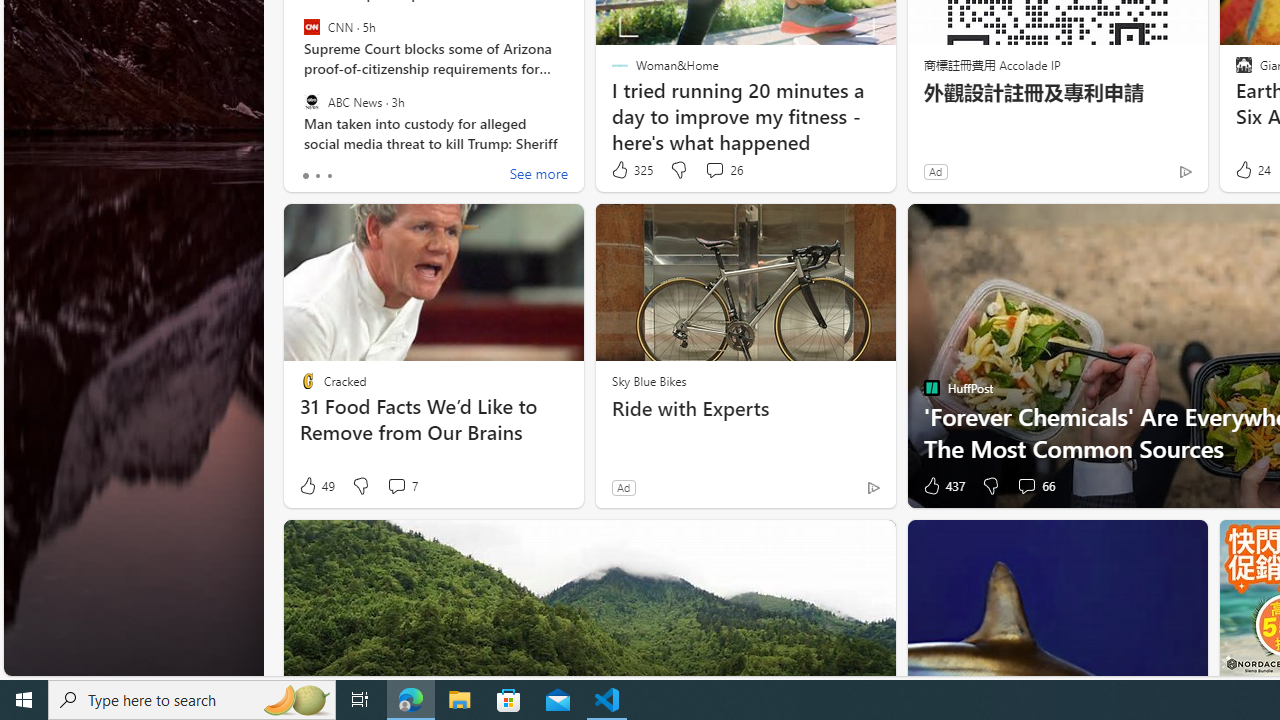 This screenshot has height=720, width=1280. I want to click on 'tab-2', so click(328, 175).